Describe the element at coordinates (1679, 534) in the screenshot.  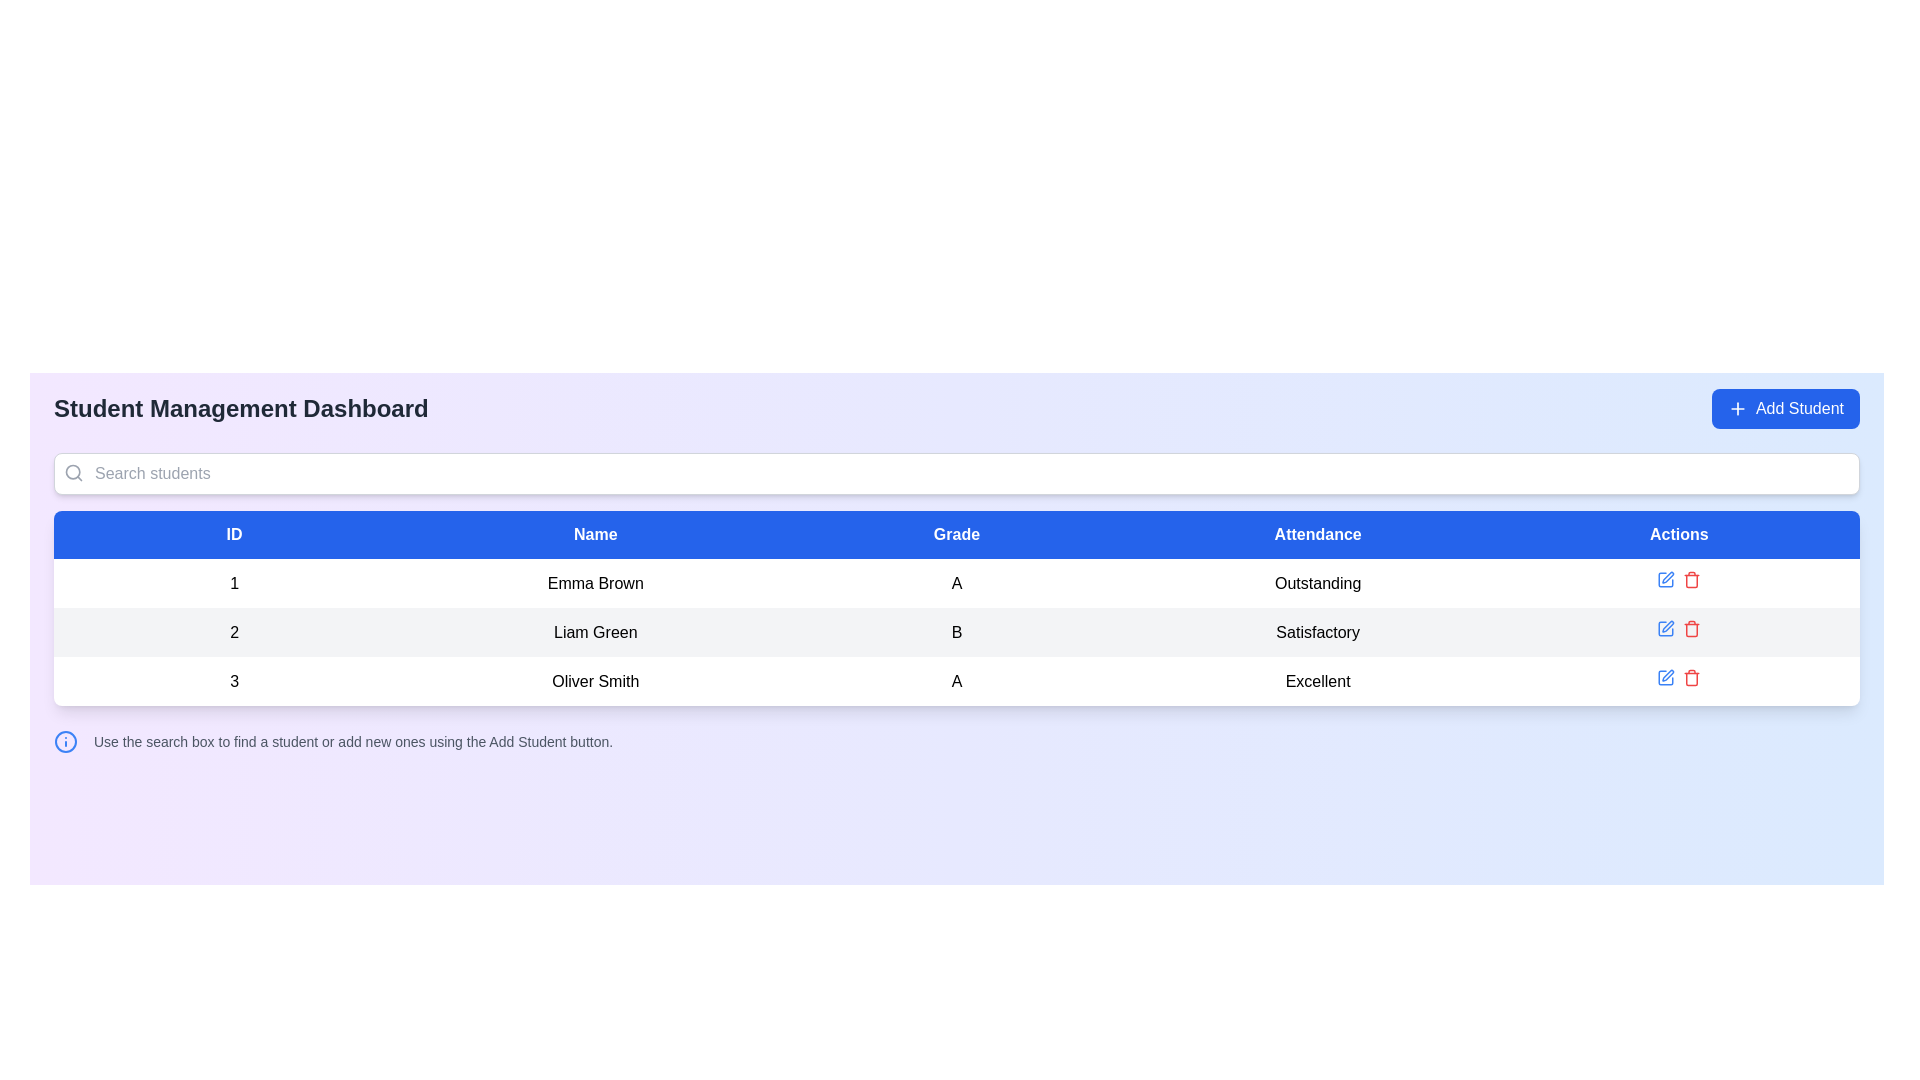
I see `the static text label with a blue background and white text reading 'Actions', which is the fifth column header in the table interface` at that location.